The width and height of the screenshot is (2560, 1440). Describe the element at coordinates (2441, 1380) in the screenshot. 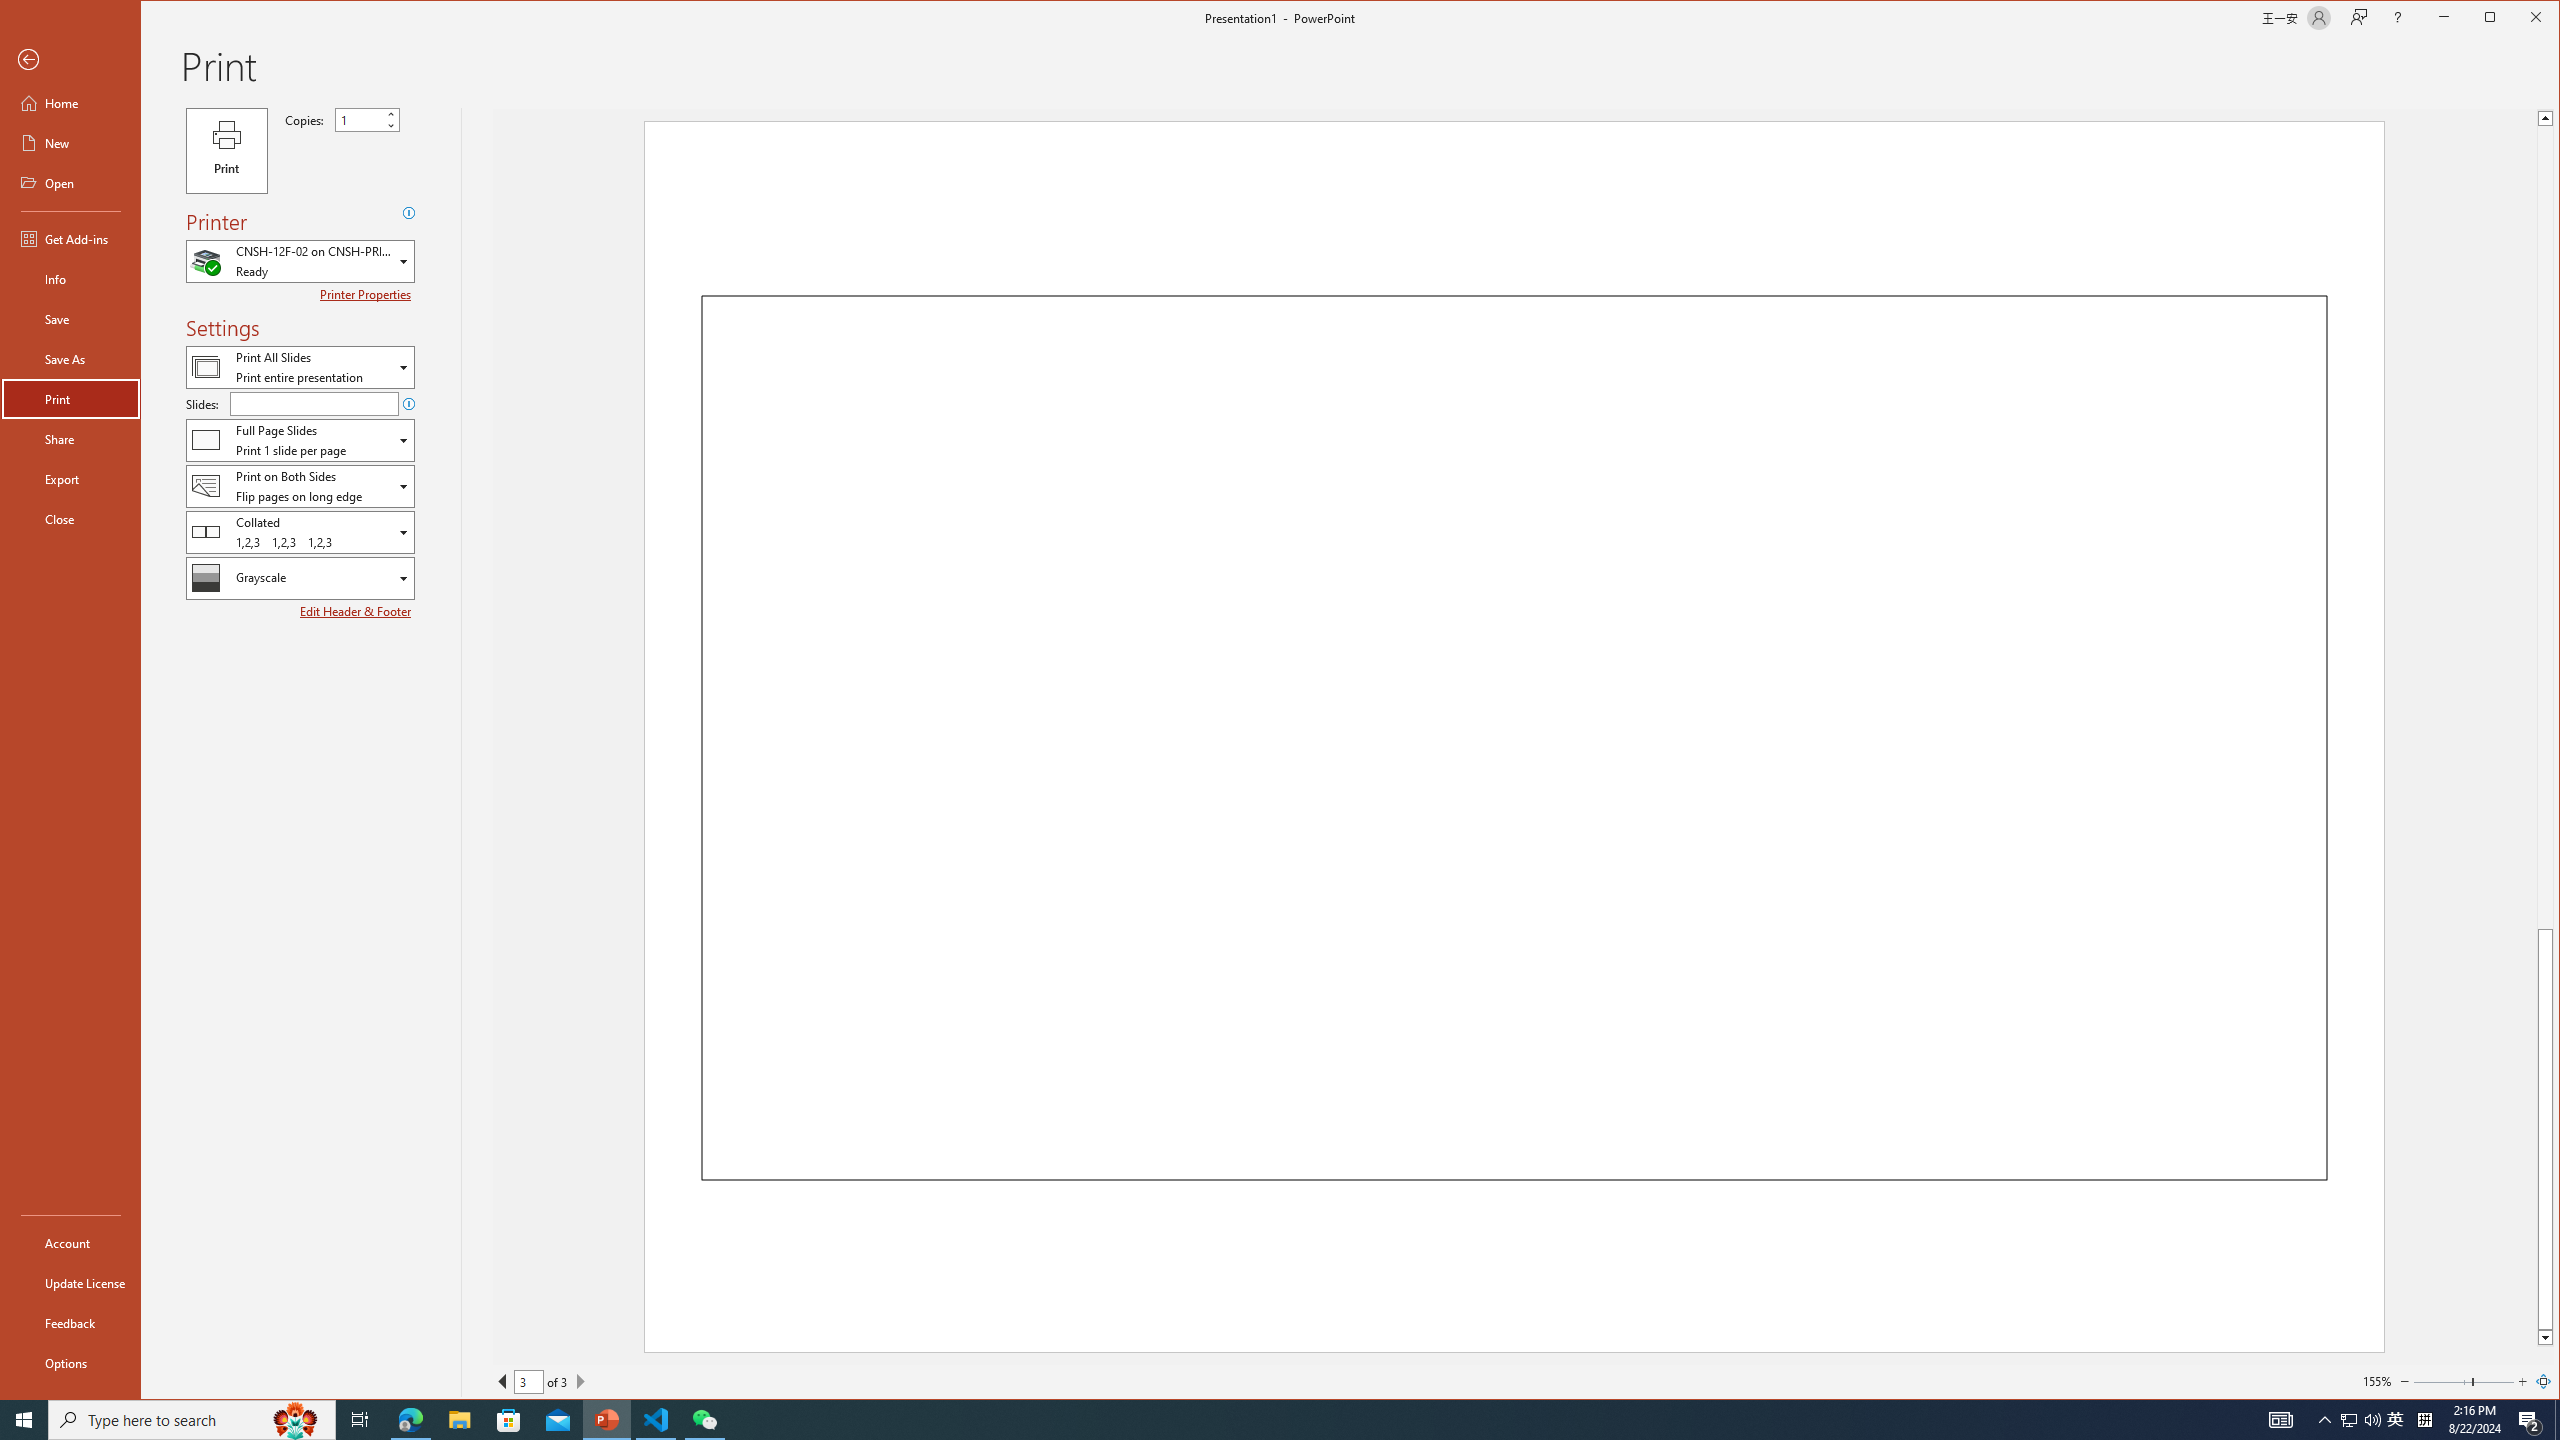

I see `'Page left'` at that location.